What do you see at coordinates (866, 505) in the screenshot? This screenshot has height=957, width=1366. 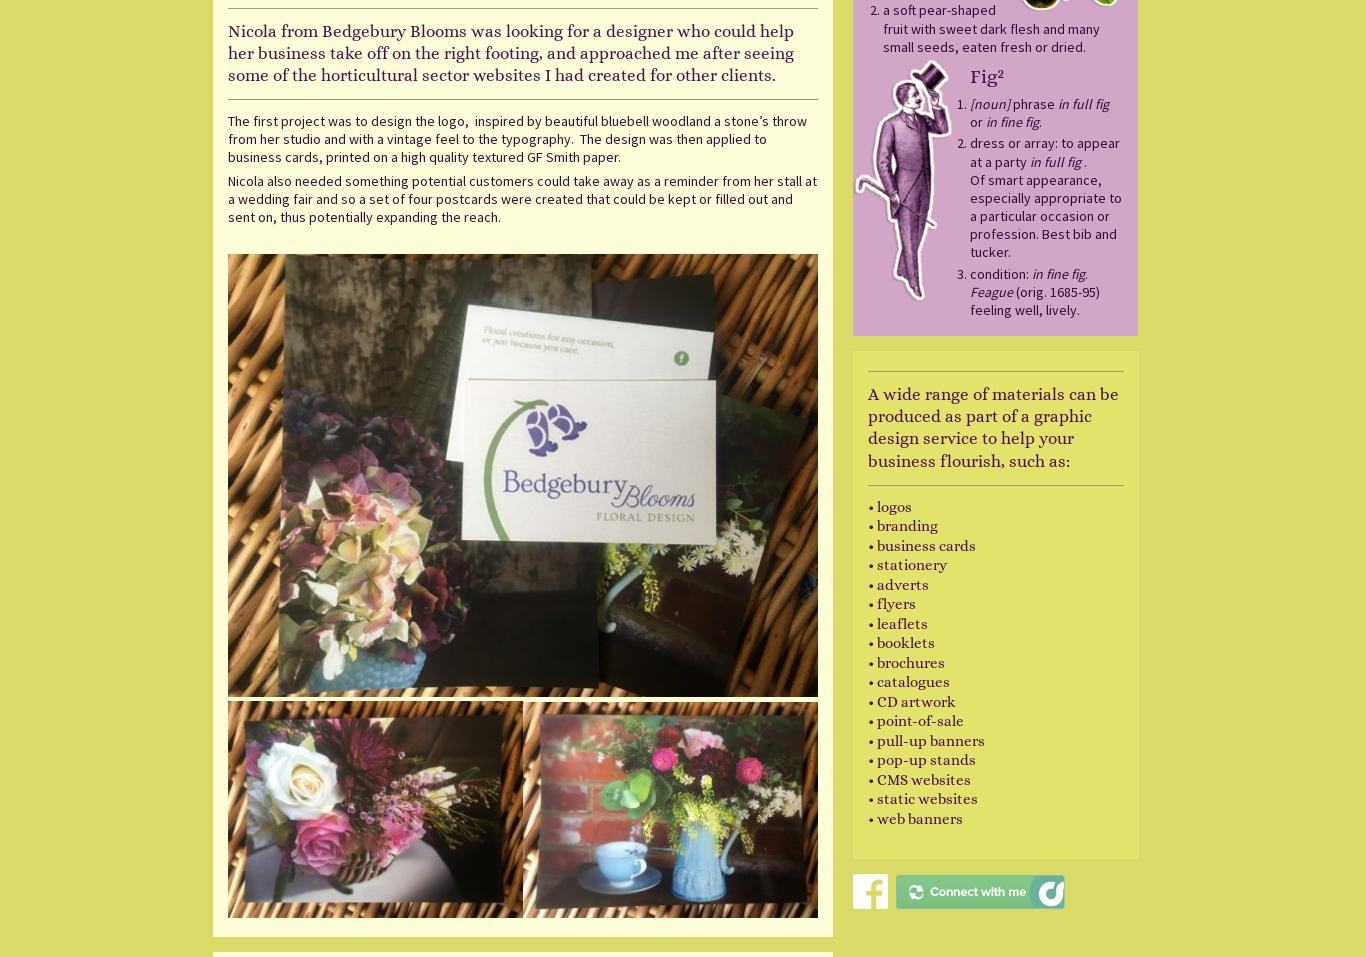 I see `'• logos'` at bounding box center [866, 505].